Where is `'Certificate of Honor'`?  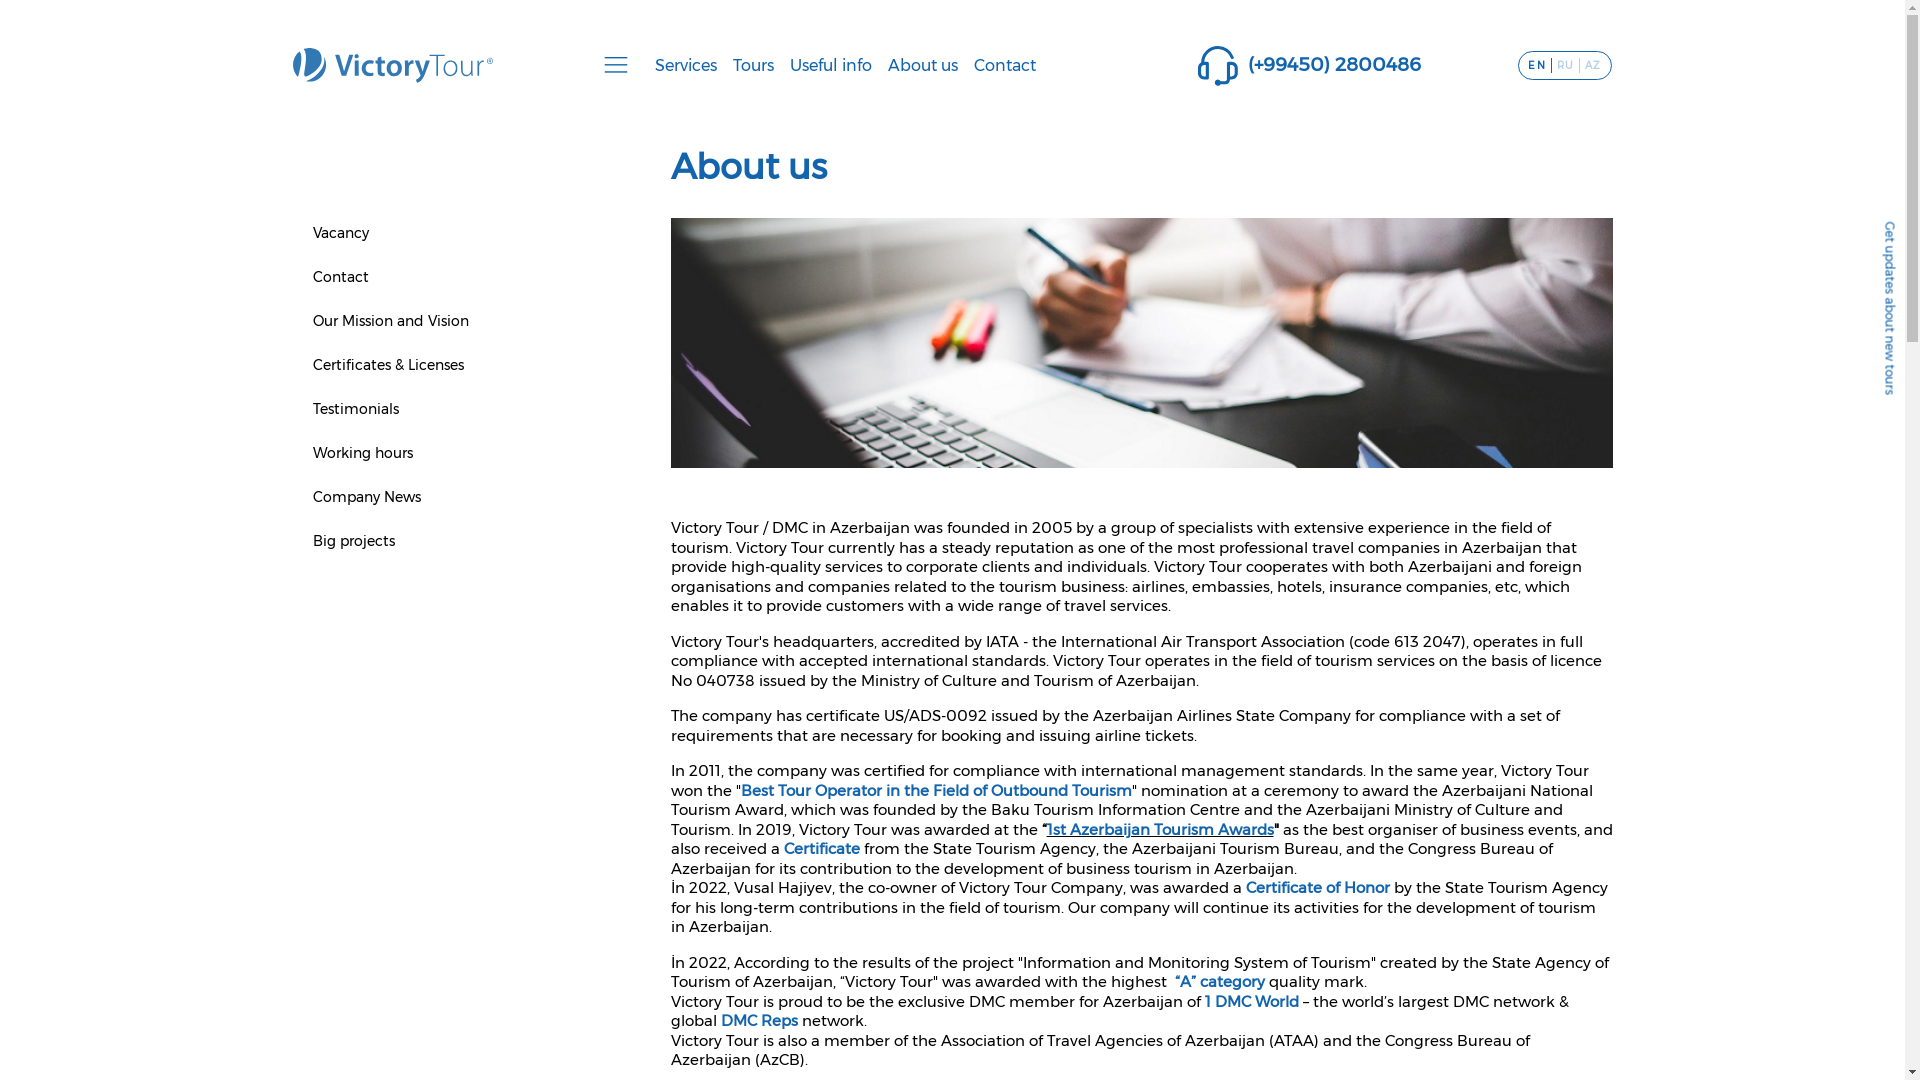 'Certificate of Honor' is located at coordinates (1245, 886).